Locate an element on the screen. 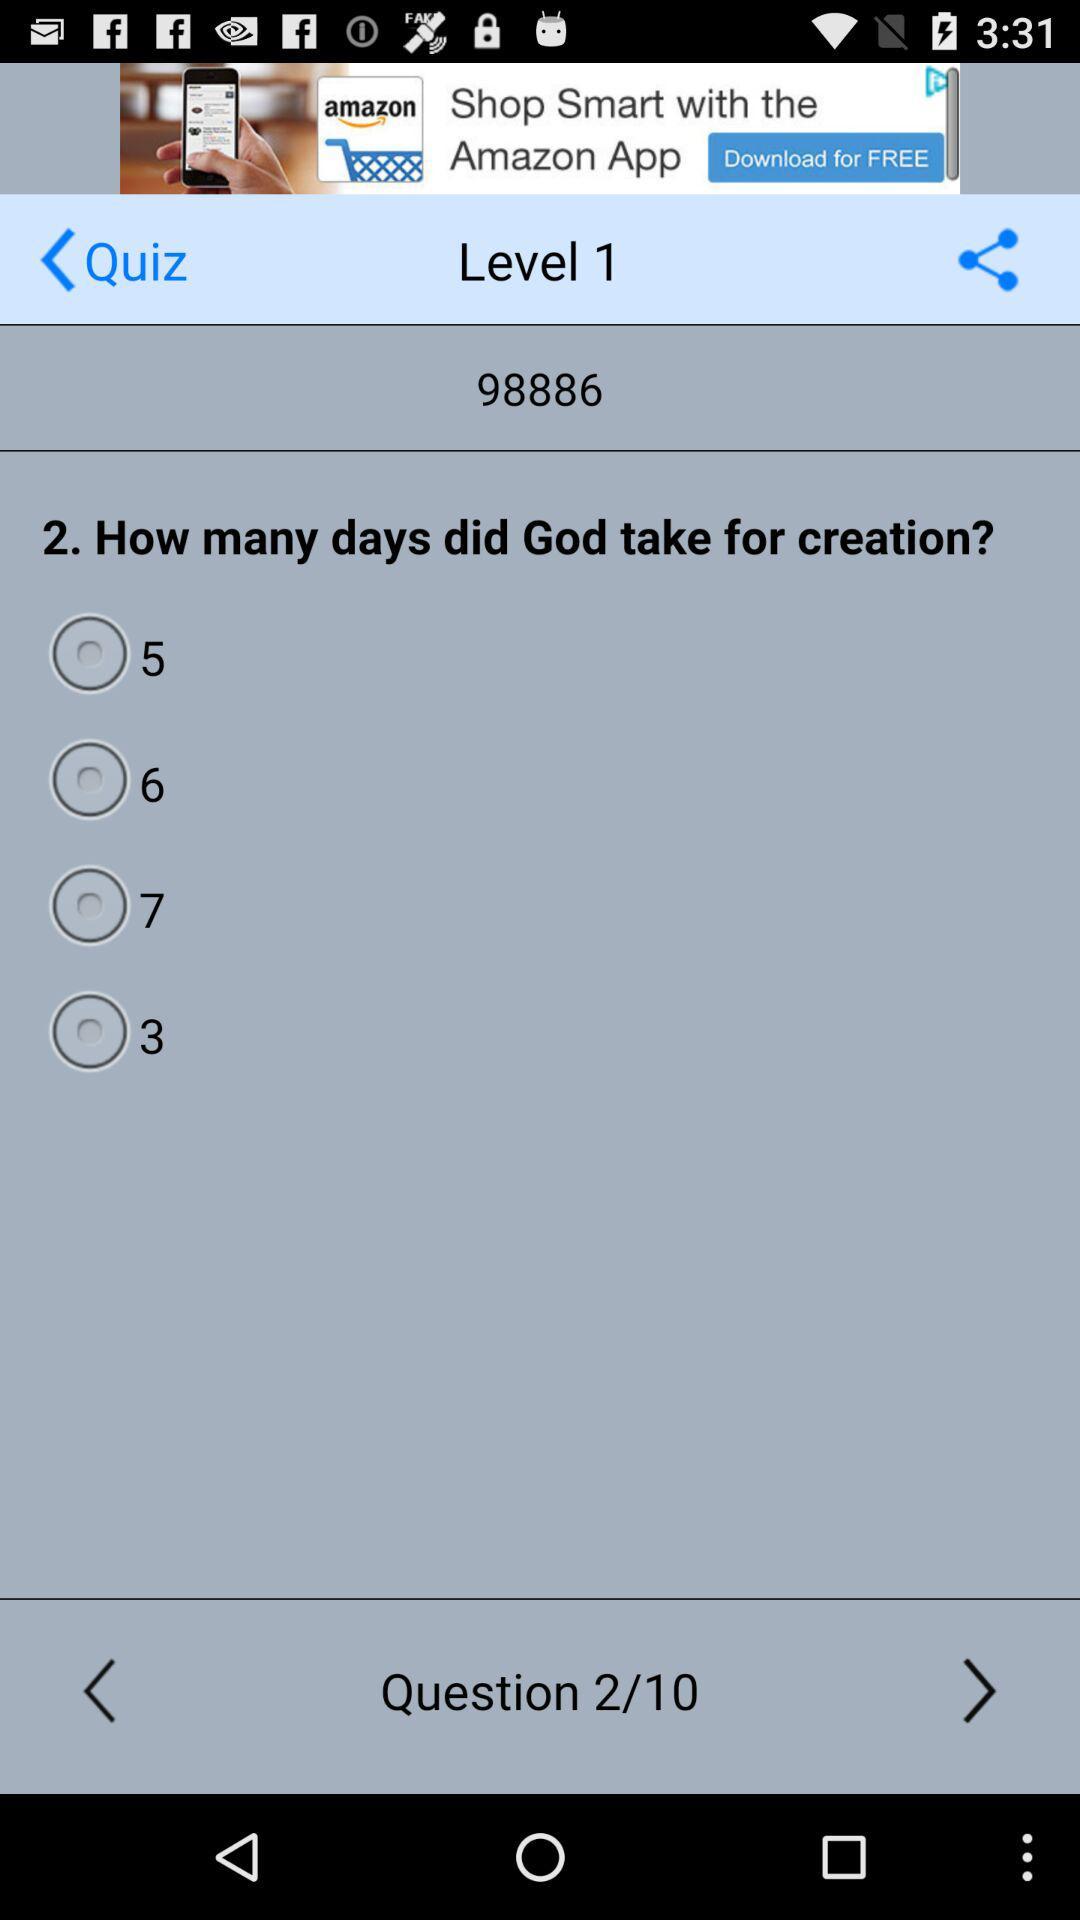  the arrow_backward icon is located at coordinates (56, 277).